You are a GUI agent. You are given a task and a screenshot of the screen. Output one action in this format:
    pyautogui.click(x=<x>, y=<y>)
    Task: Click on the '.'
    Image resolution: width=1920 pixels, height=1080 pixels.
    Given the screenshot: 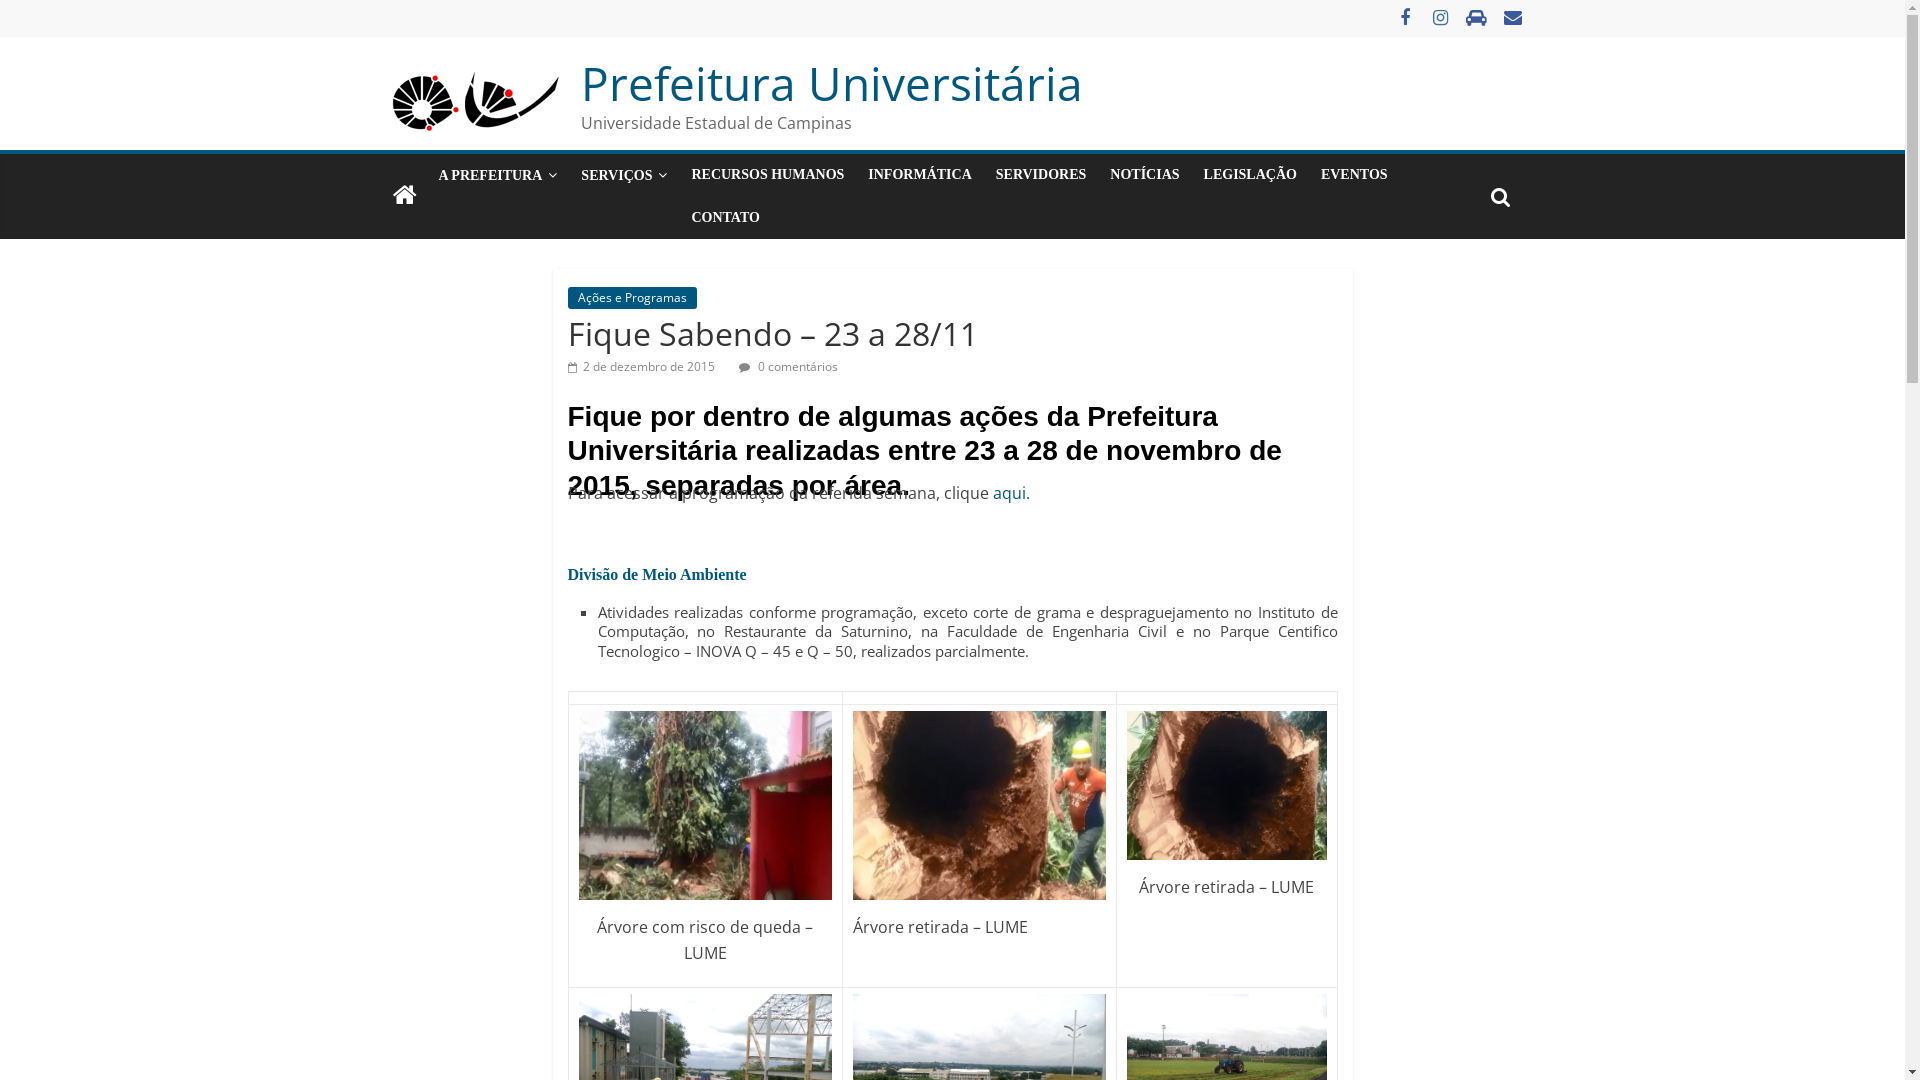 What is the action you would take?
    pyautogui.click(x=1027, y=493)
    